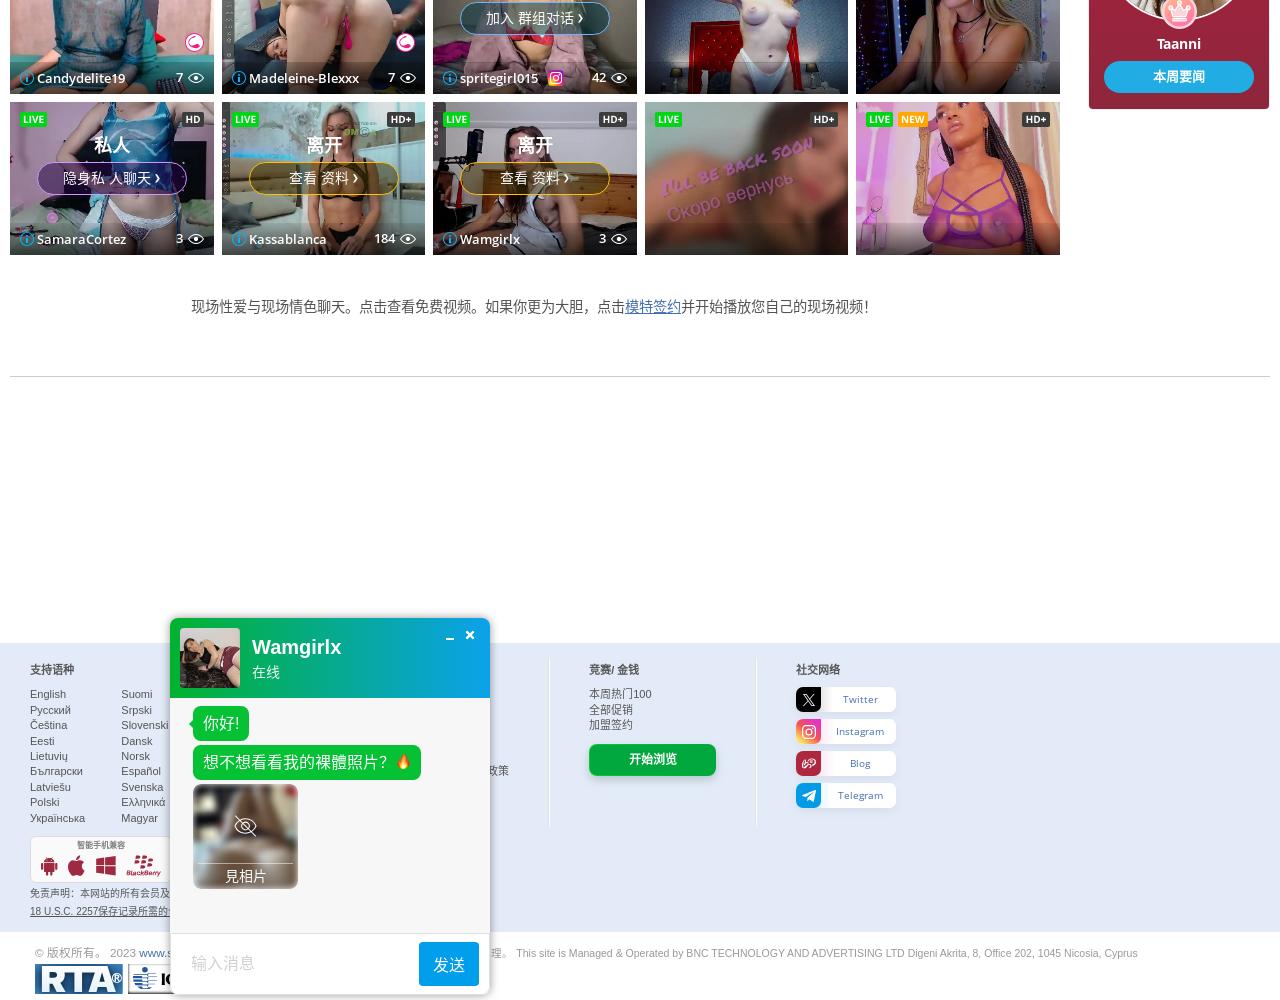  What do you see at coordinates (859, 698) in the screenshot?
I see `'Twitter'` at bounding box center [859, 698].